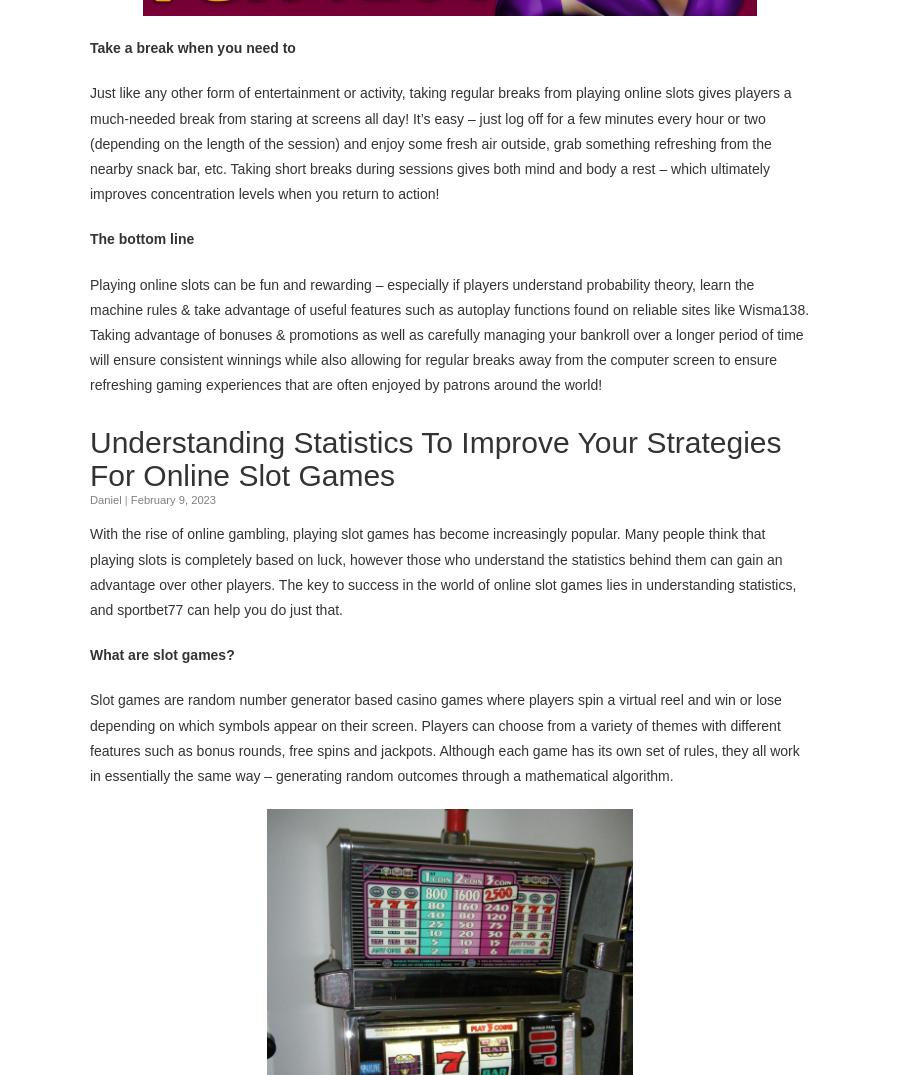 The image size is (900, 1075). Describe the element at coordinates (162, 654) in the screenshot. I see `'What are slot games?'` at that location.